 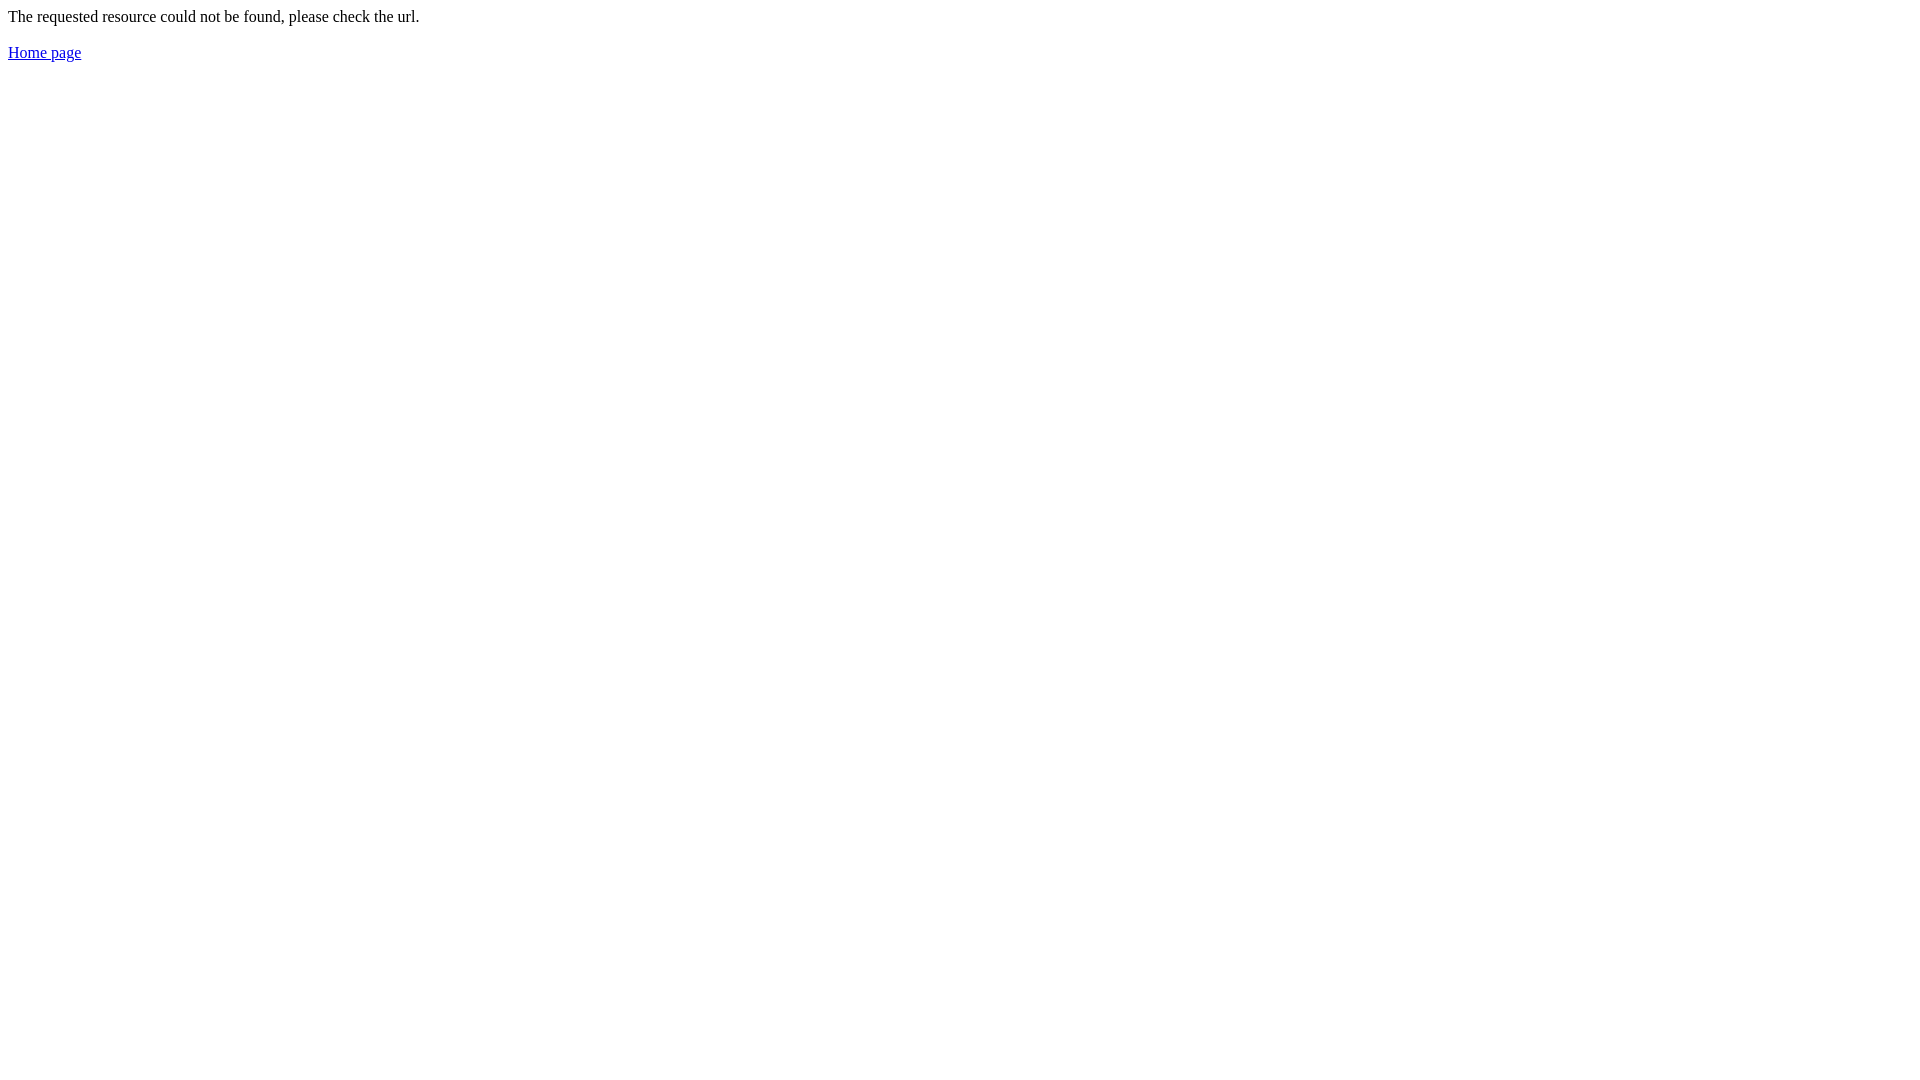 What do you see at coordinates (8, 51) in the screenshot?
I see `'Home page'` at bounding box center [8, 51].